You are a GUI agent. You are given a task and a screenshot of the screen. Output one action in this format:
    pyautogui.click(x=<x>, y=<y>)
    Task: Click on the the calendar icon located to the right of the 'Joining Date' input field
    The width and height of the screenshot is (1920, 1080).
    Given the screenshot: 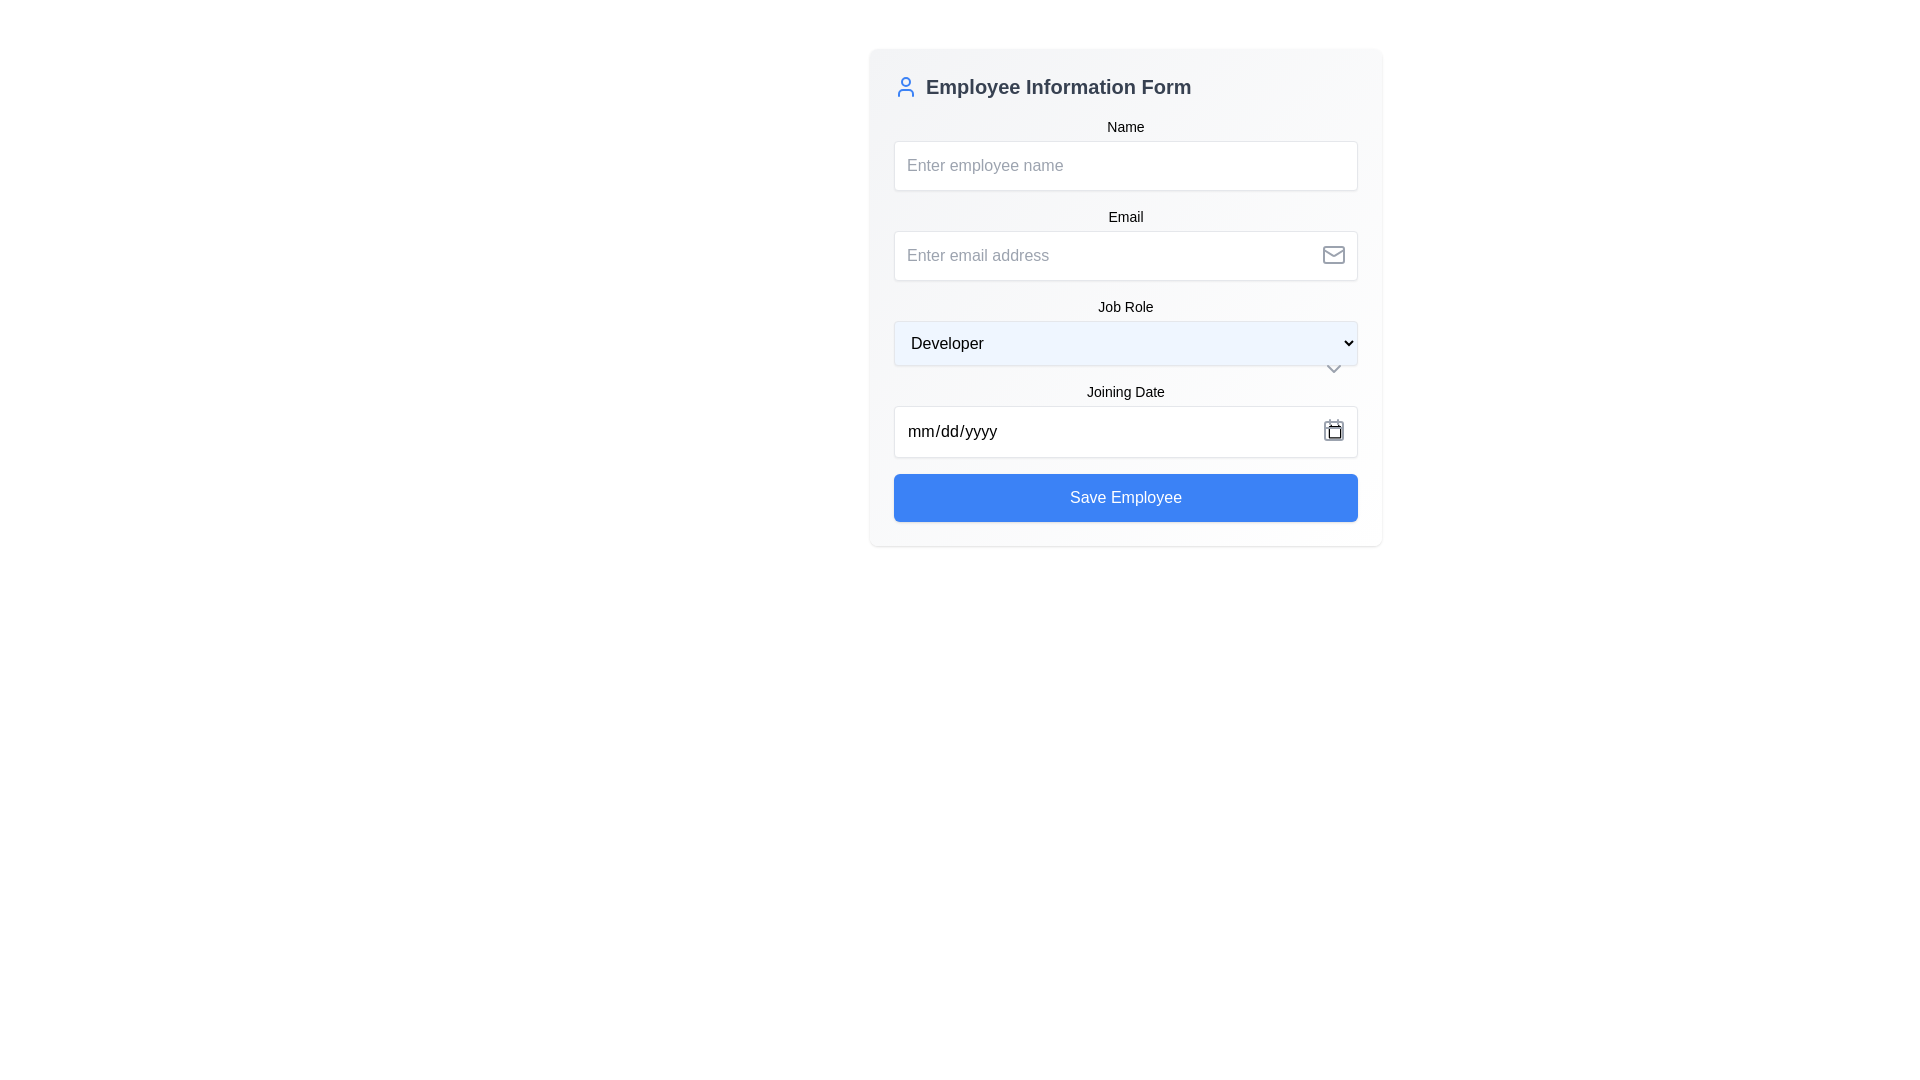 What is the action you would take?
    pyautogui.click(x=1334, y=428)
    